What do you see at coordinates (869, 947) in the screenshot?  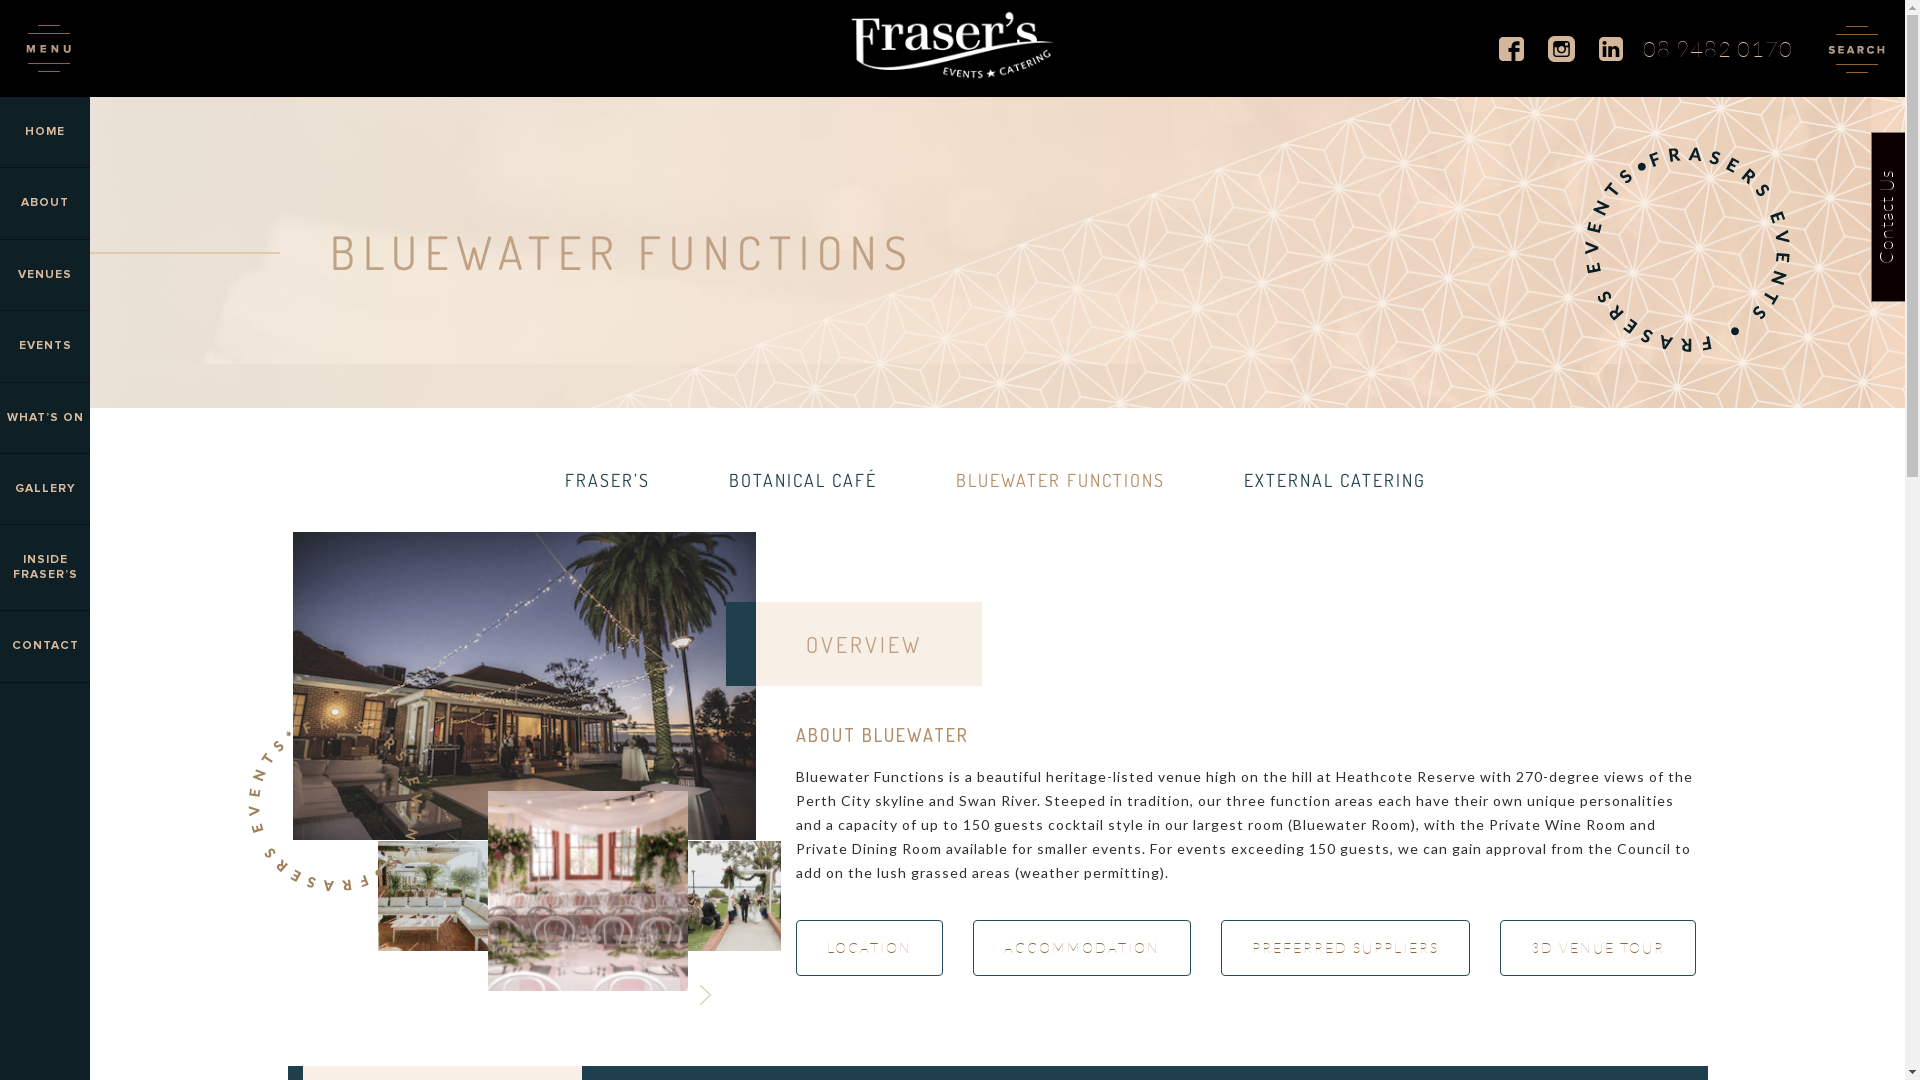 I see `'LOCATION'` at bounding box center [869, 947].